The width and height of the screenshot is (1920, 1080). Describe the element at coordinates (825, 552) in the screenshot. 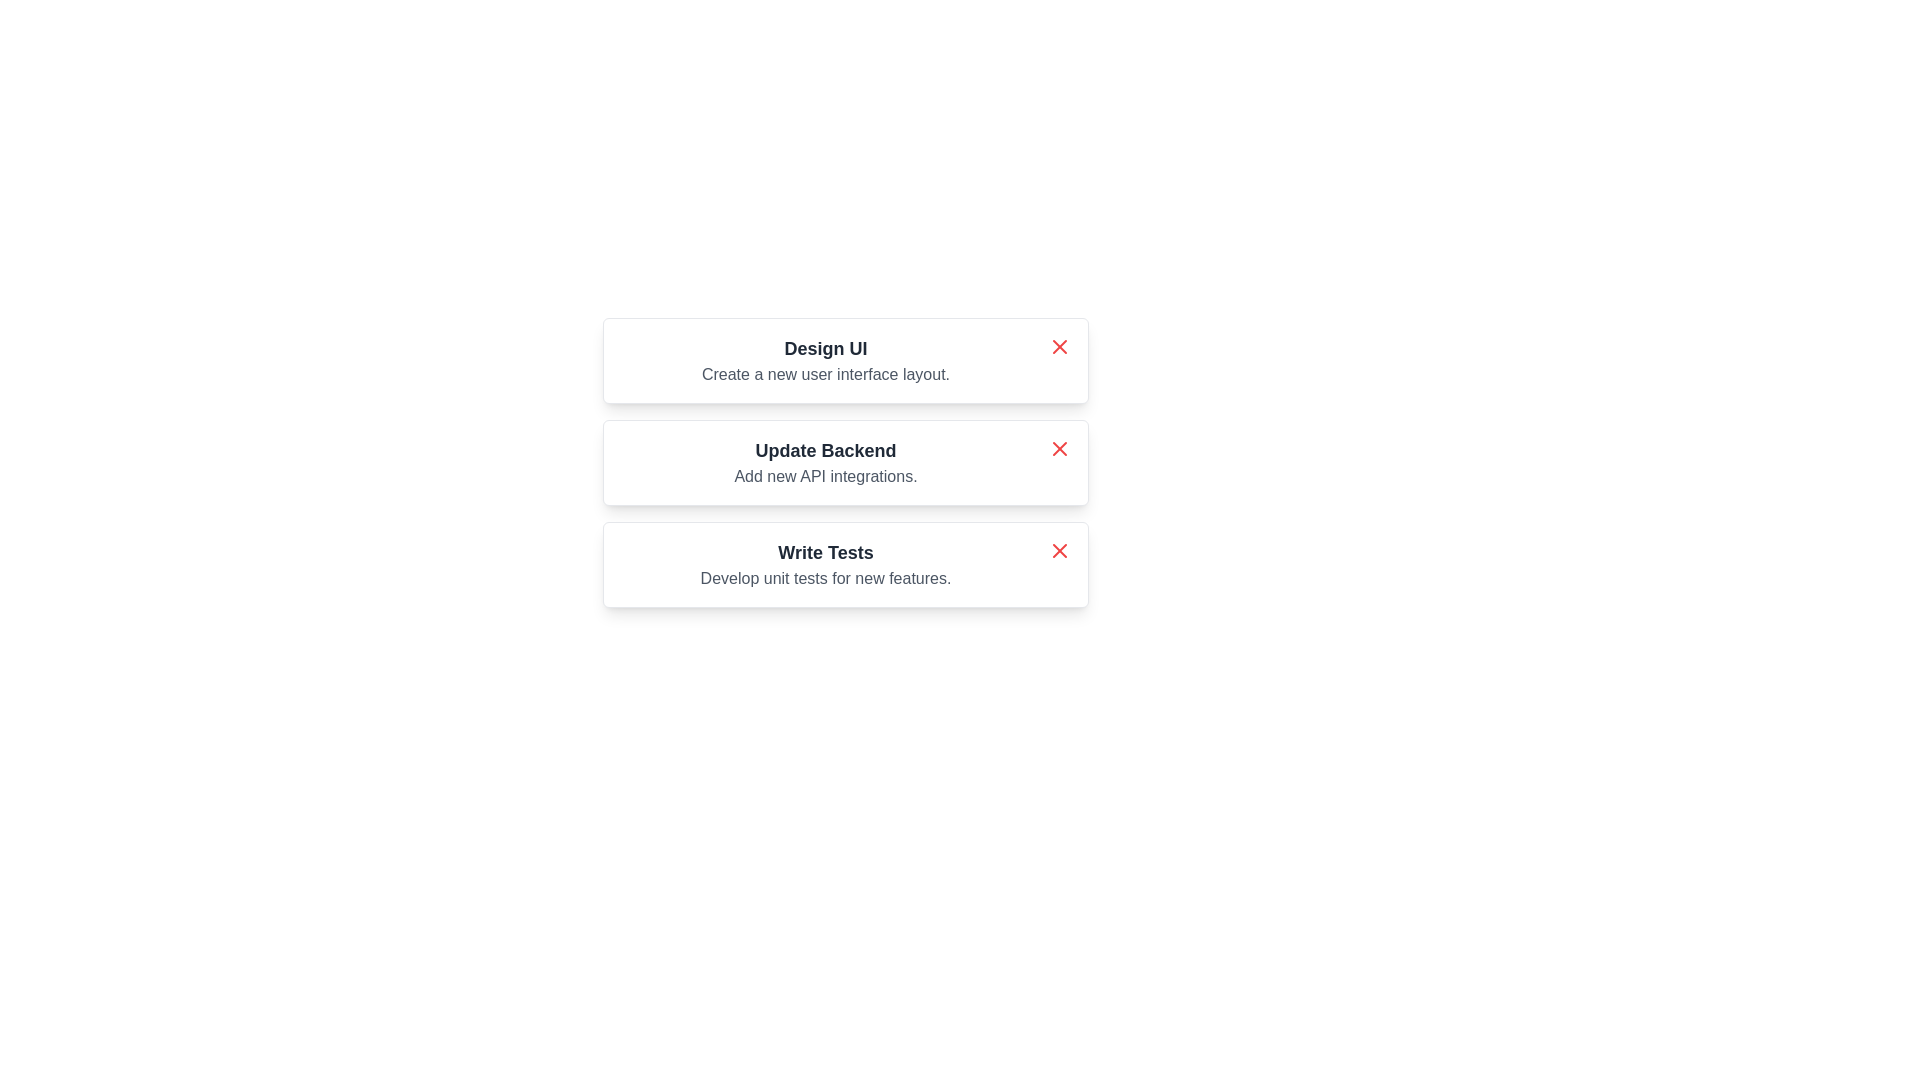

I see `the Text Label that serves as the title for the section describing a task related to writing tests, which is the heading of the third section from the top in a vertically aligned list of cards` at that location.